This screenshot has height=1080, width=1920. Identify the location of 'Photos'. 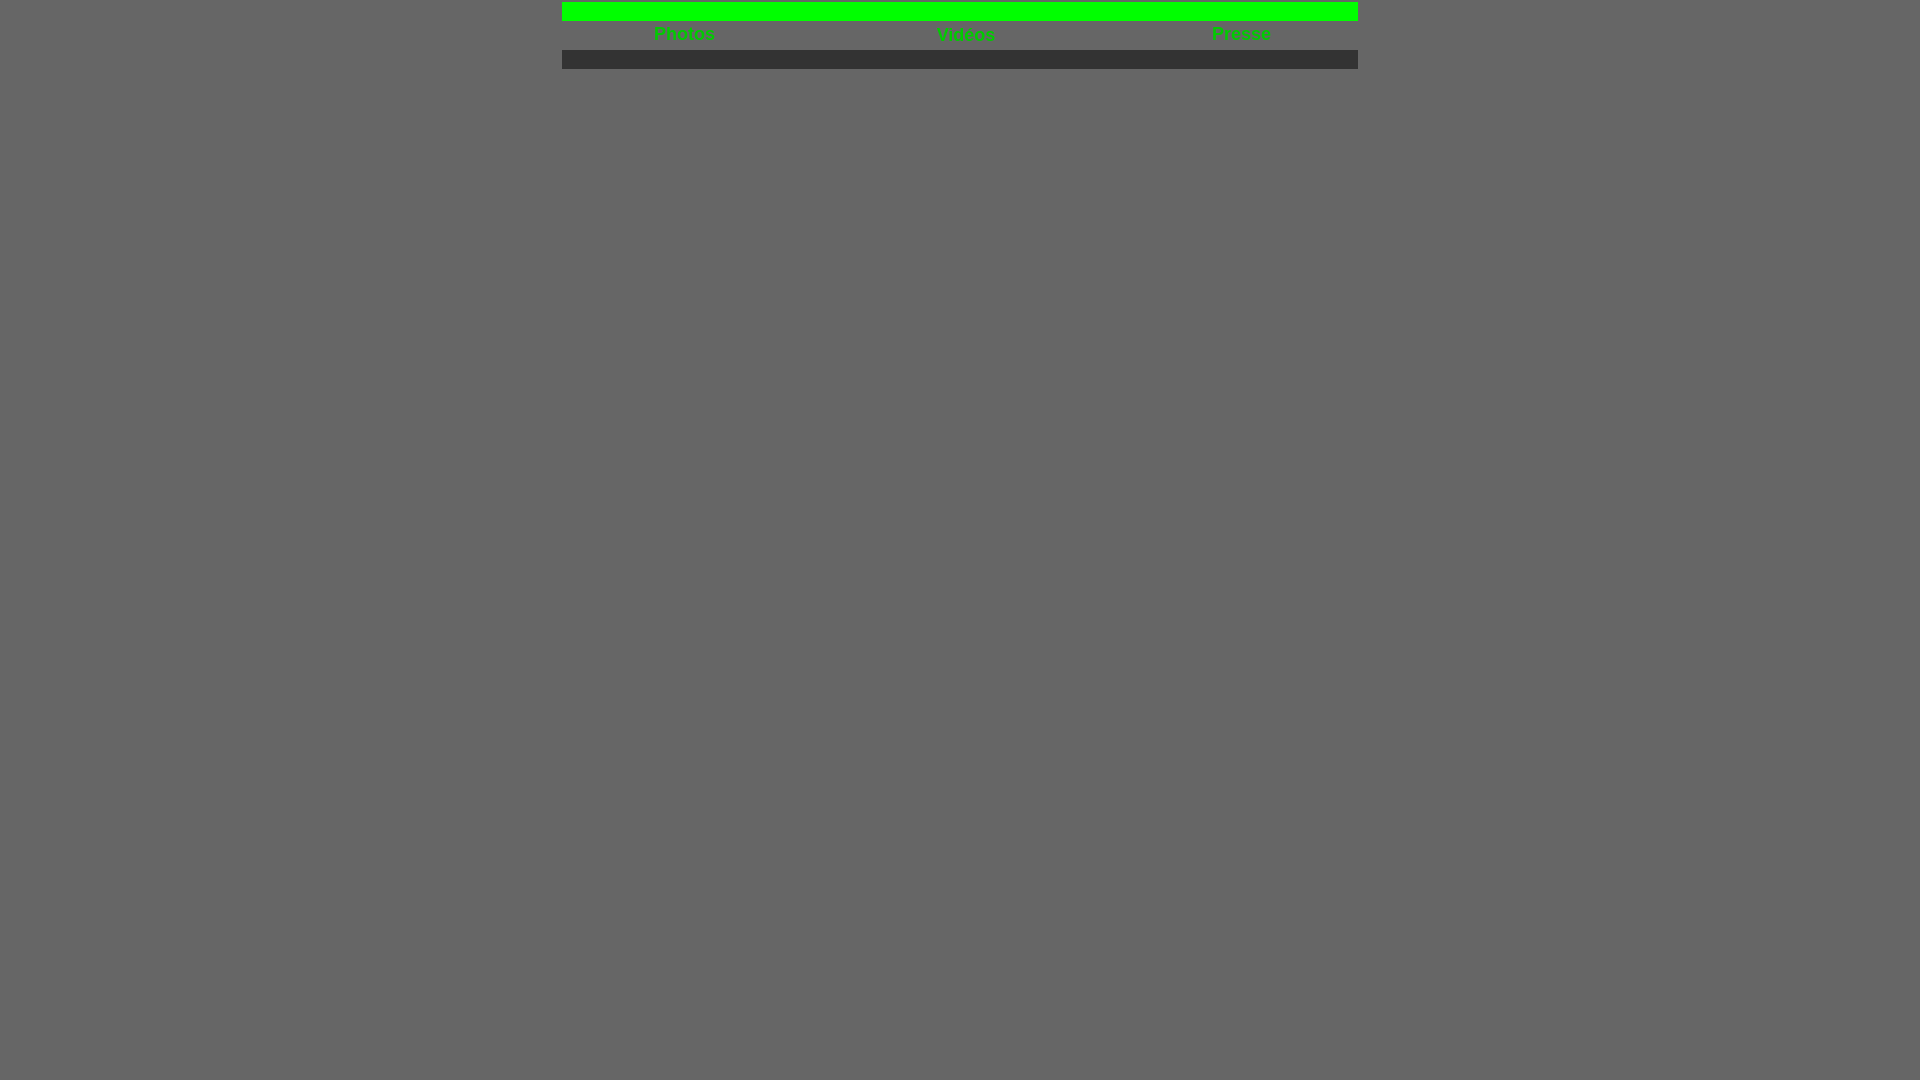
(653, 34).